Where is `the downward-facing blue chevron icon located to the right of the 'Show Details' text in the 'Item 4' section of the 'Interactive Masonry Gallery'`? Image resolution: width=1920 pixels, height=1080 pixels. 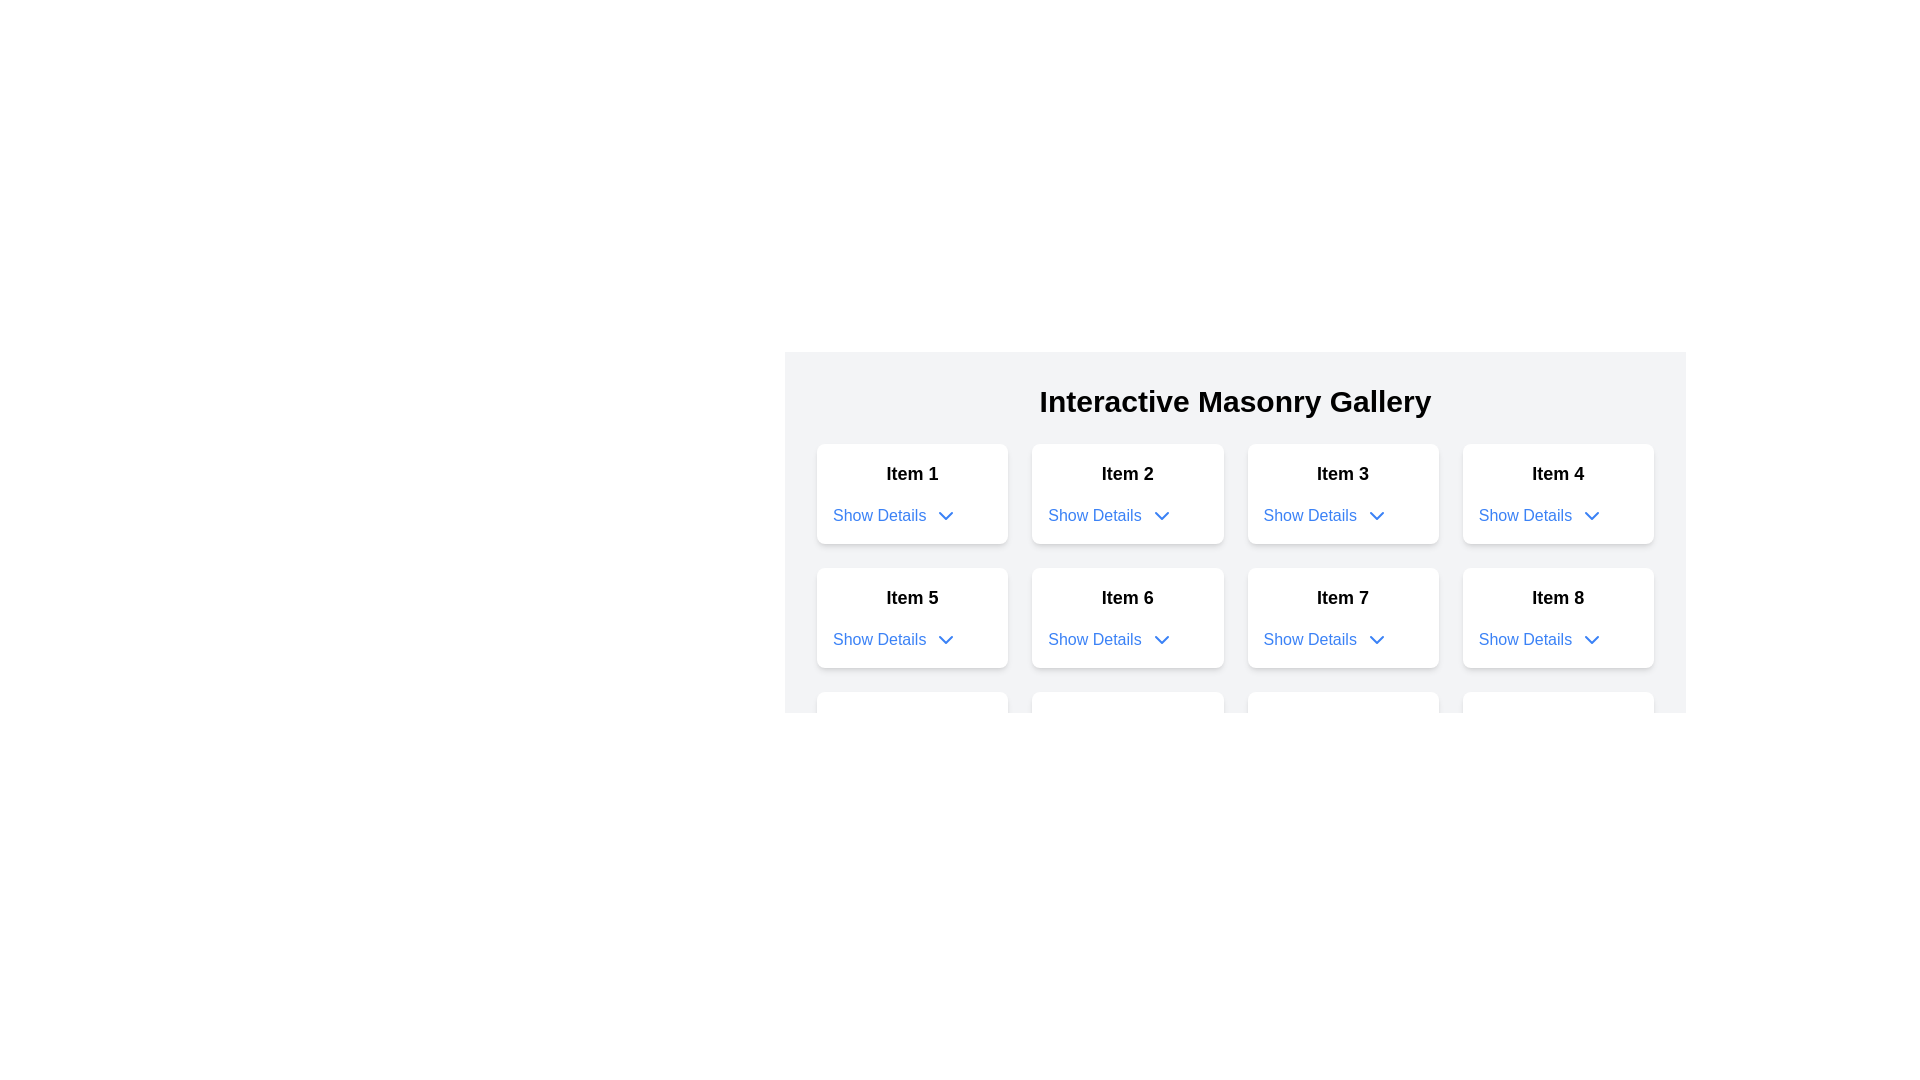 the downward-facing blue chevron icon located to the right of the 'Show Details' text in the 'Item 4' section of the 'Interactive Masonry Gallery' is located at coordinates (1591, 515).